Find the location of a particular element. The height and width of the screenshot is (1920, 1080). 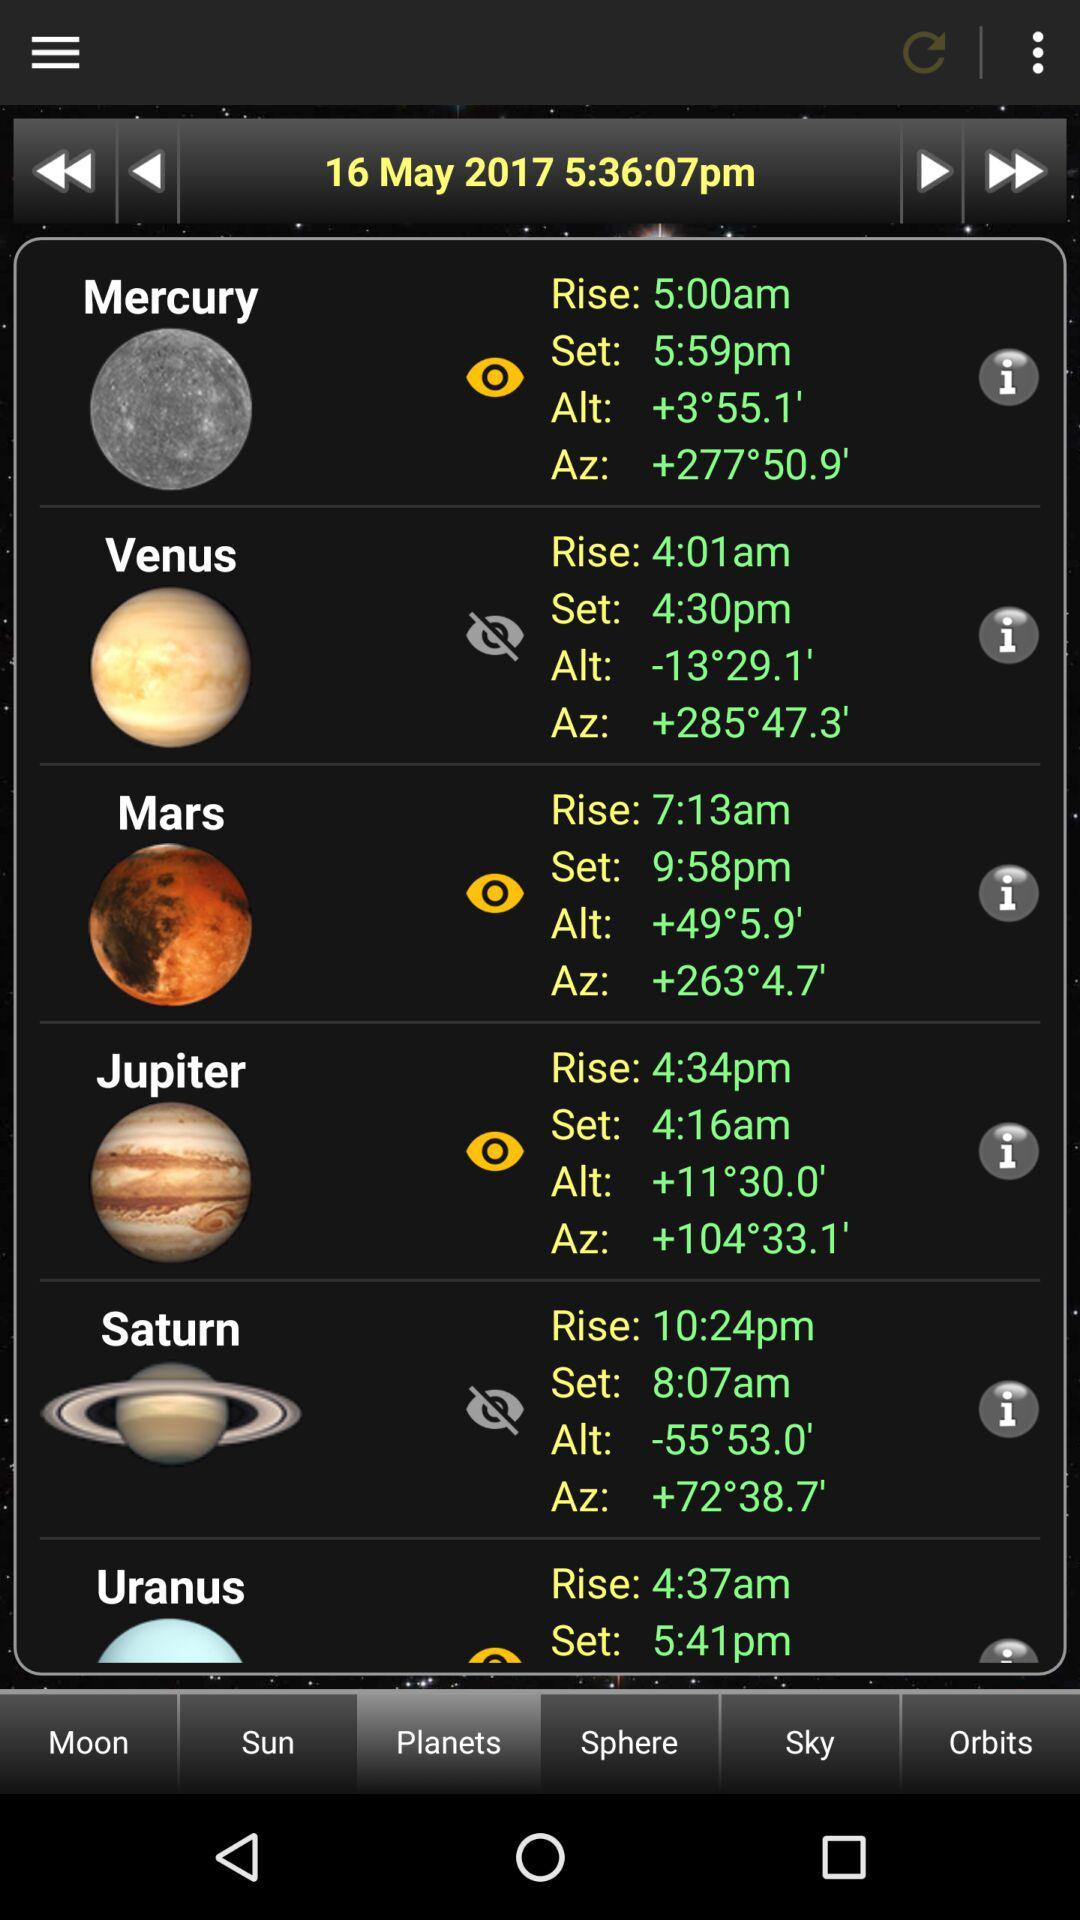

hide planet is located at coordinates (494, 634).